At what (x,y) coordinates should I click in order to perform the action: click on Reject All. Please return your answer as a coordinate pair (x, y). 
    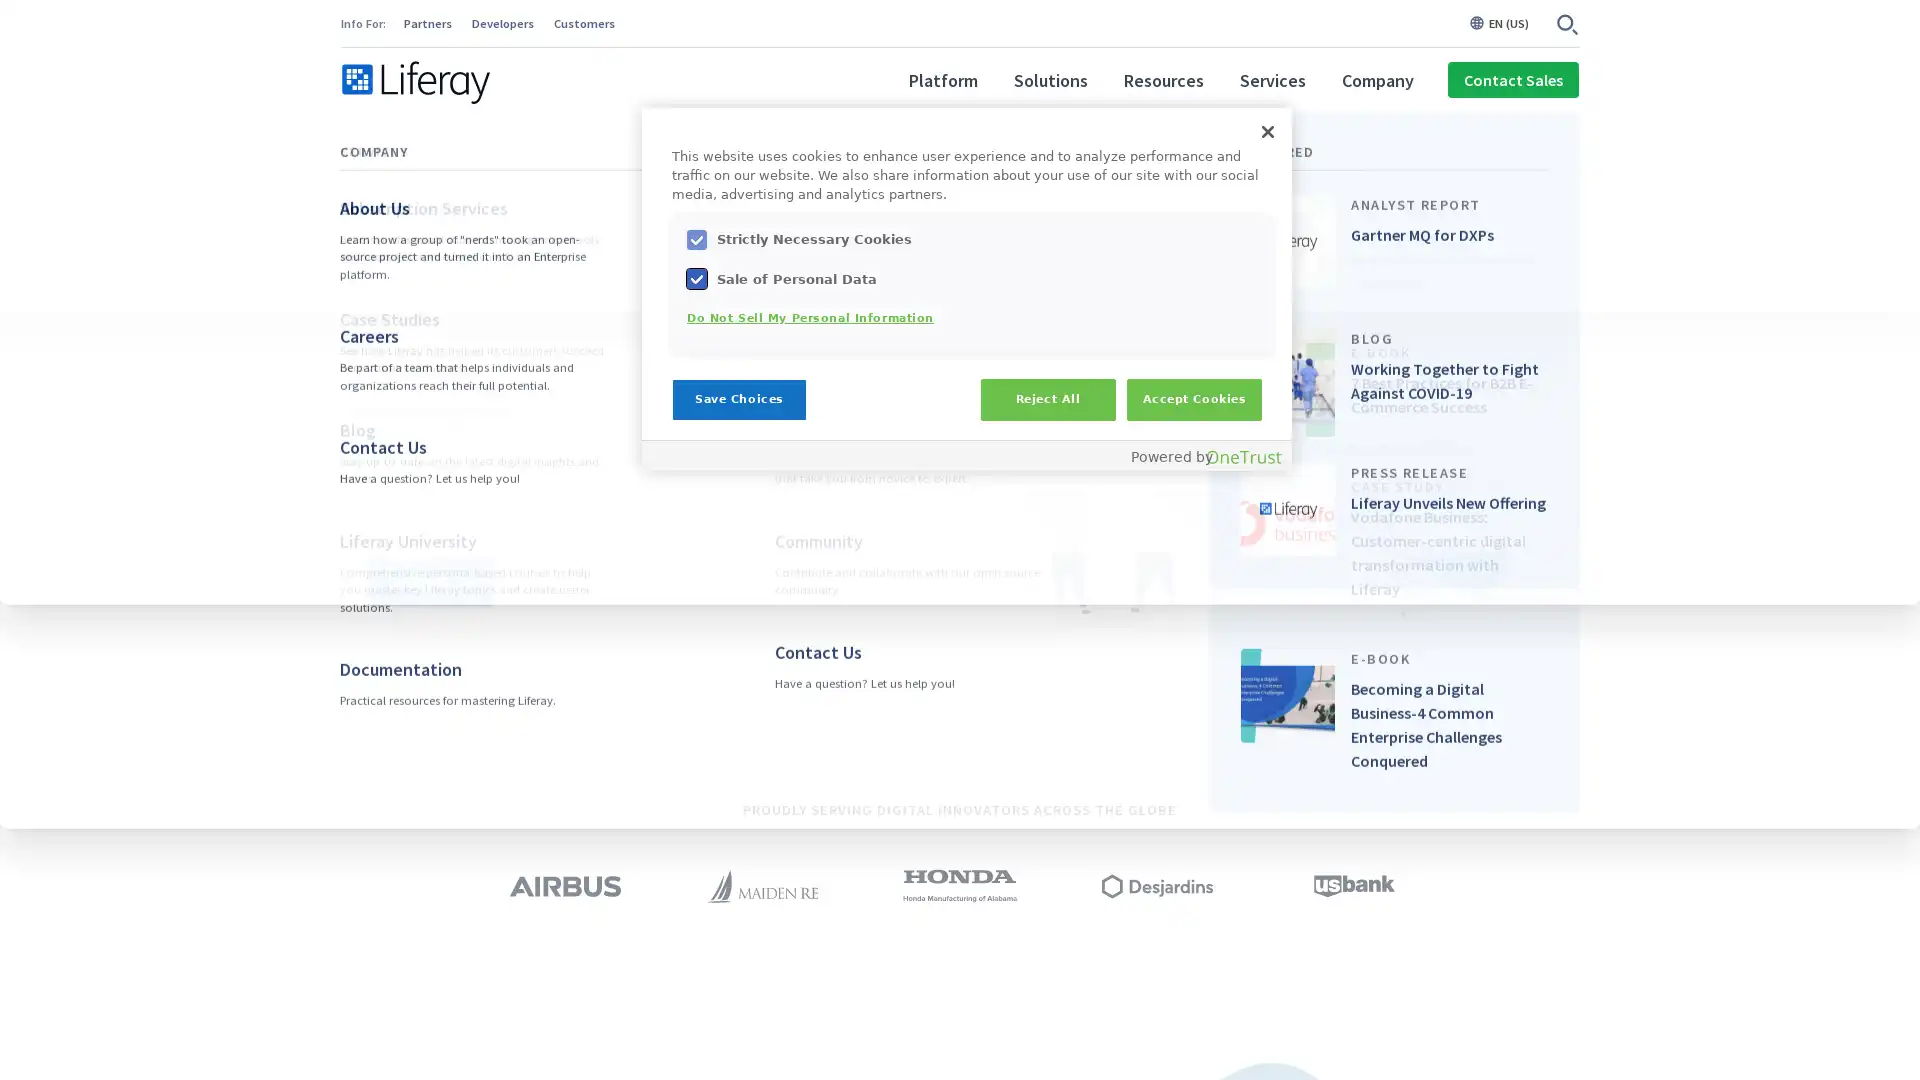
    Looking at the image, I should click on (1046, 398).